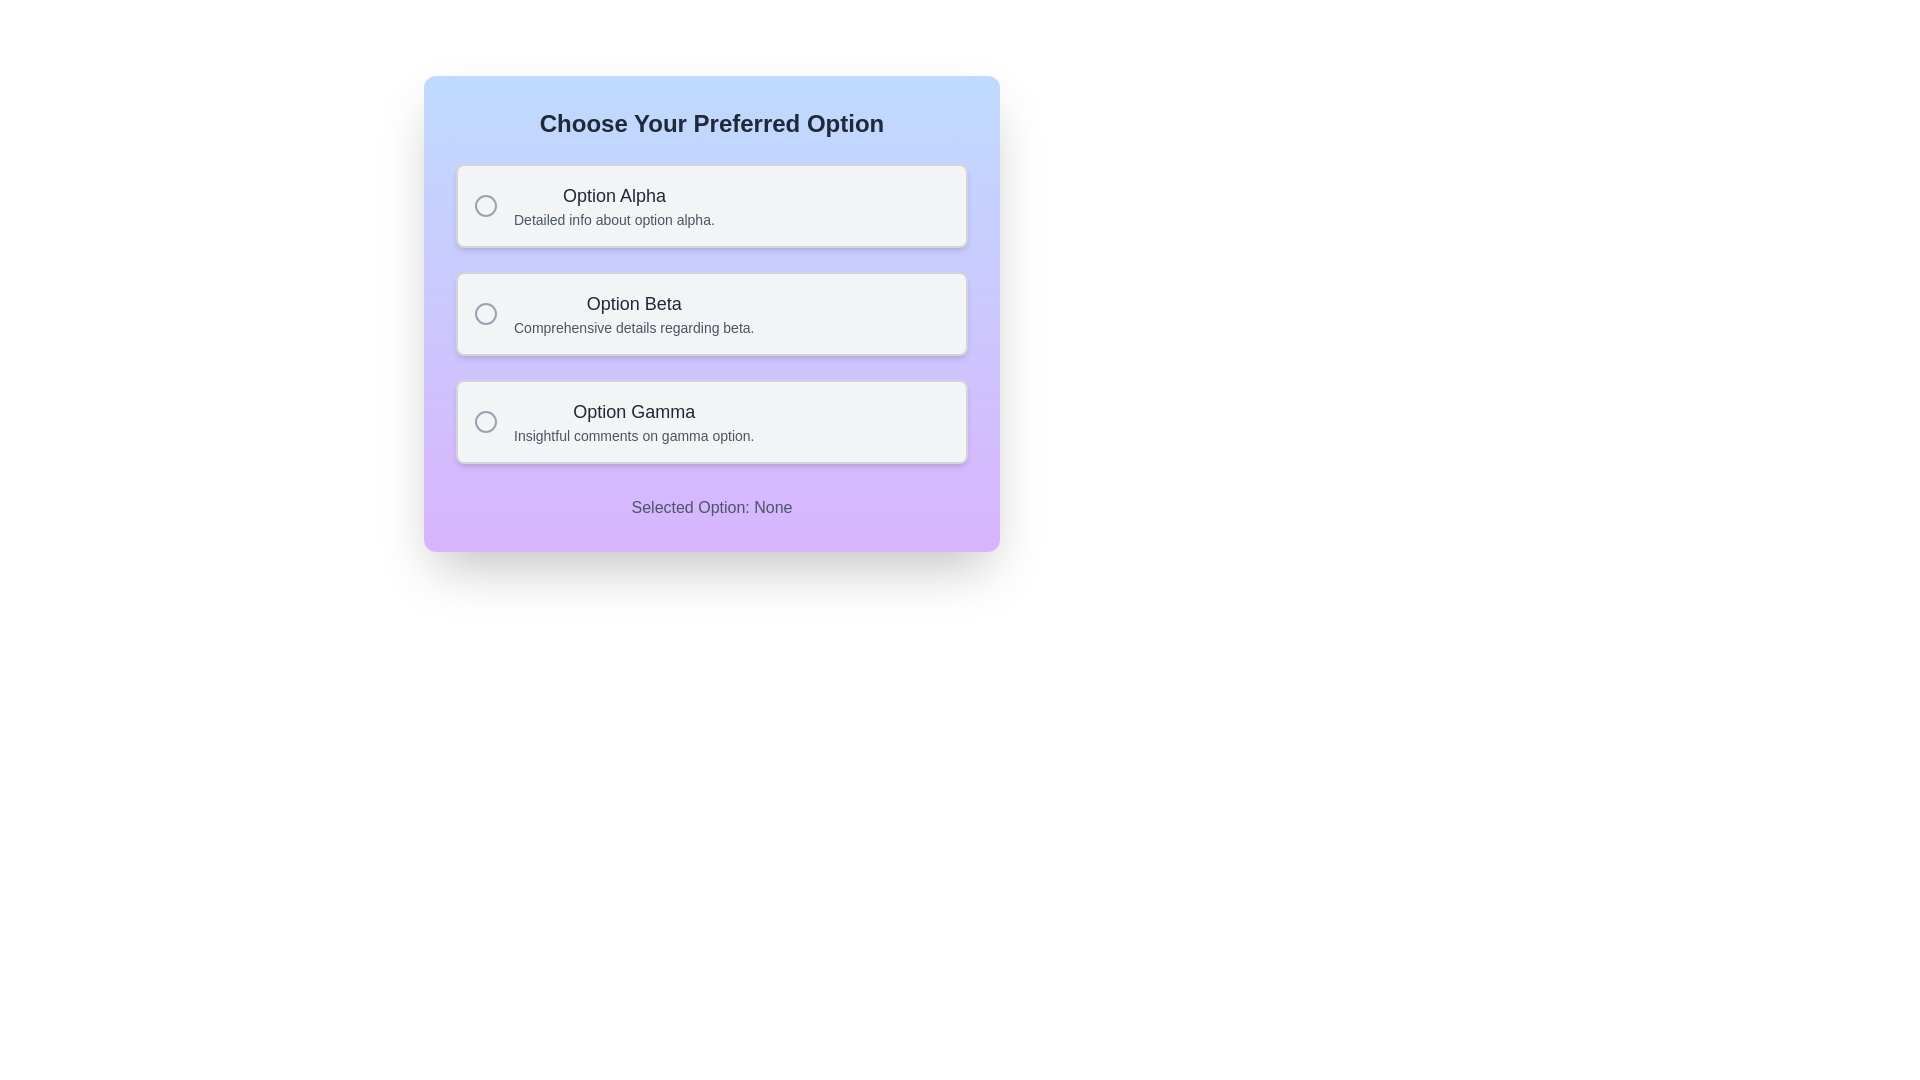 The height and width of the screenshot is (1080, 1920). Describe the element at coordinates (633, 326) in the screenshot. I see `descriptive text located in the second option panel directly below the primary label 'Option Beta'` at that location.